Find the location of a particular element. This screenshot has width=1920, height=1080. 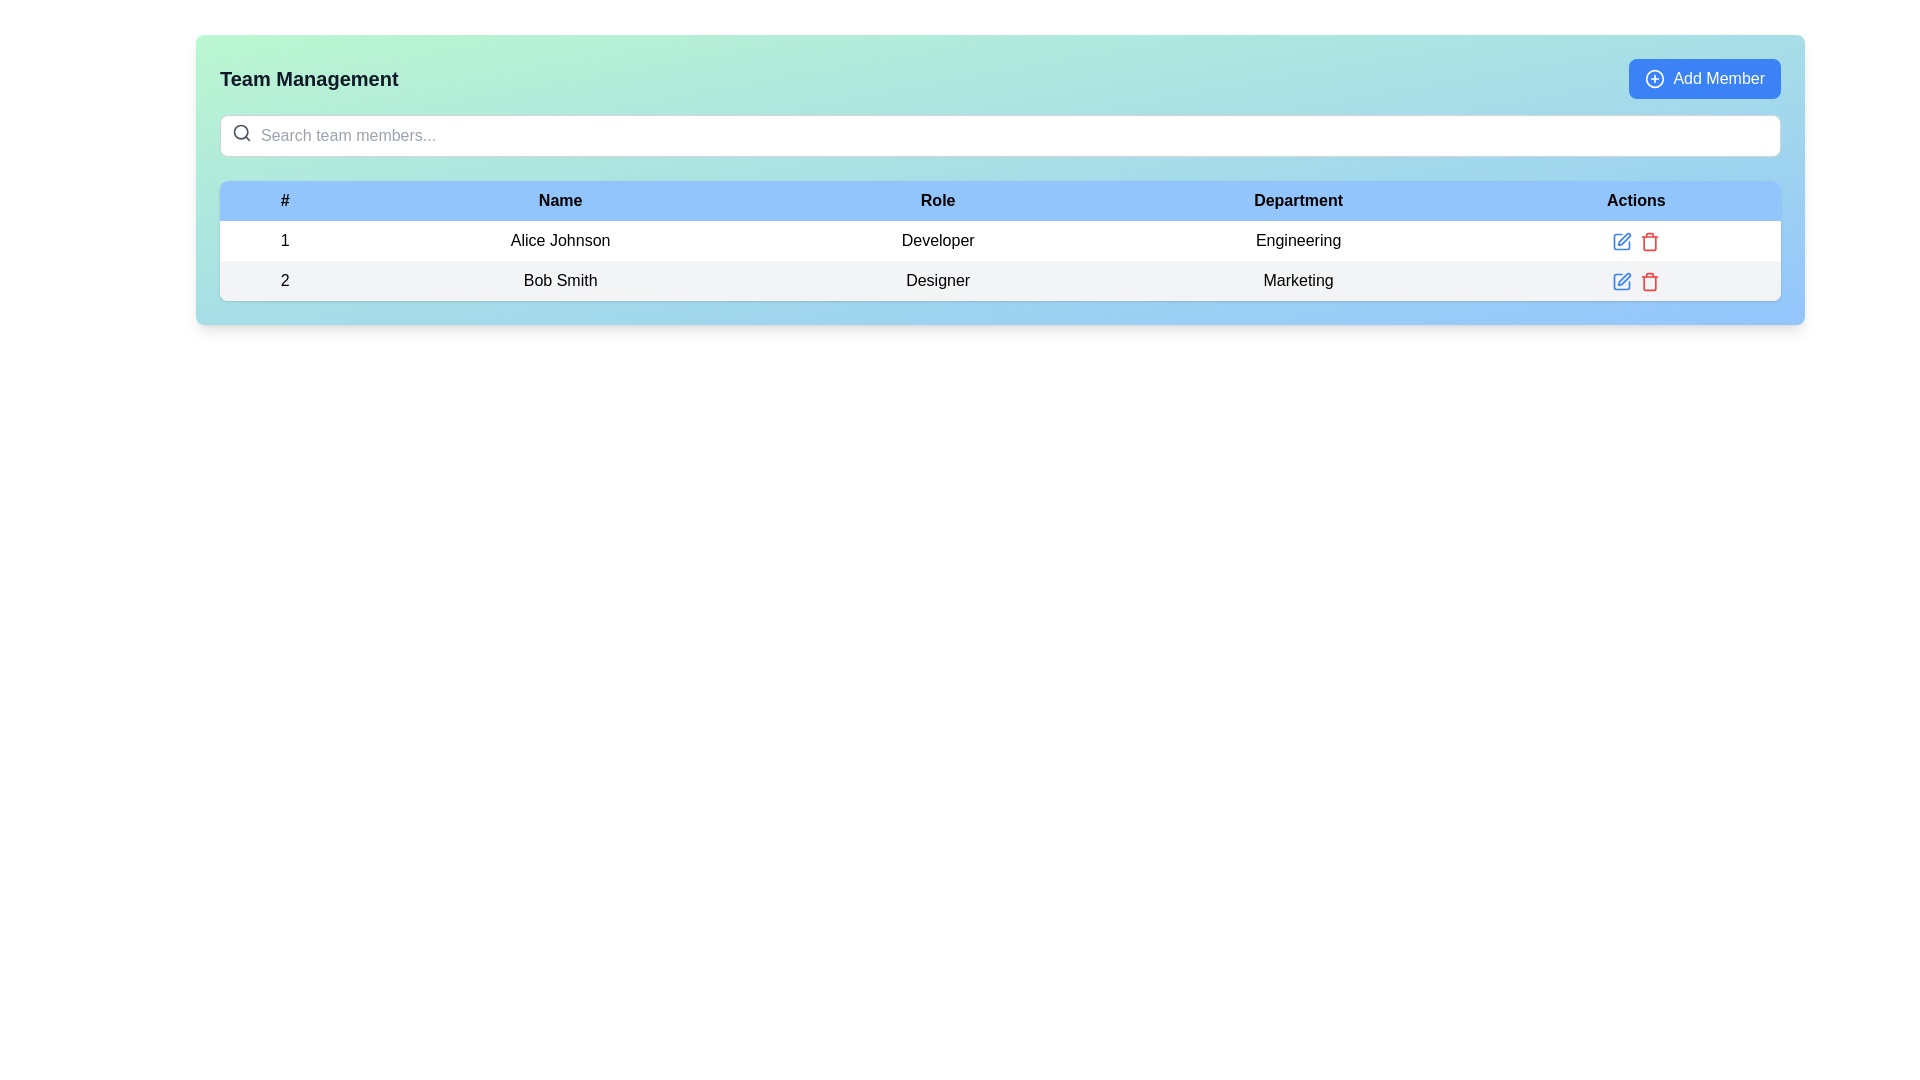

the bold '2' element located in the first column of the second row within the 'Team Management' section of the table is located at coordinates (284, 281).